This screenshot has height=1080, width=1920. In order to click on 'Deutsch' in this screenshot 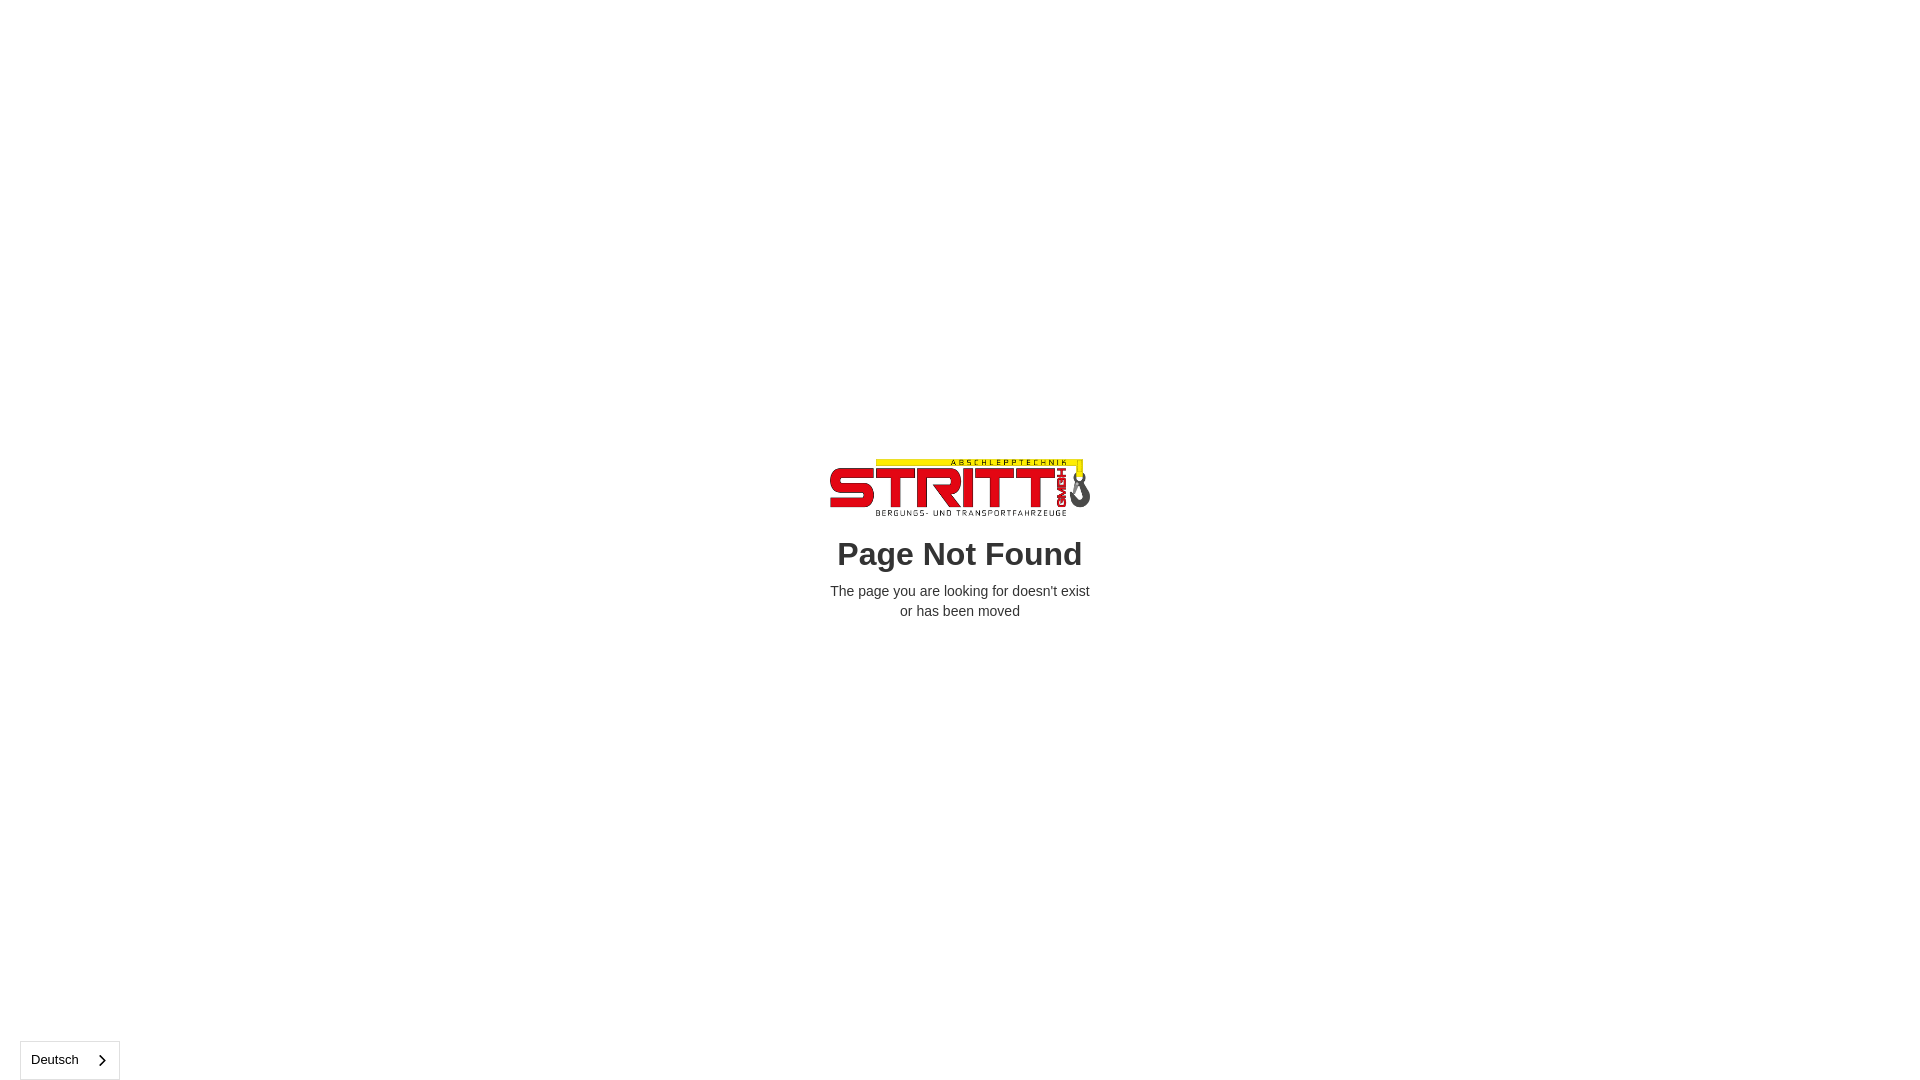, I will do `click(20, 1059)`.